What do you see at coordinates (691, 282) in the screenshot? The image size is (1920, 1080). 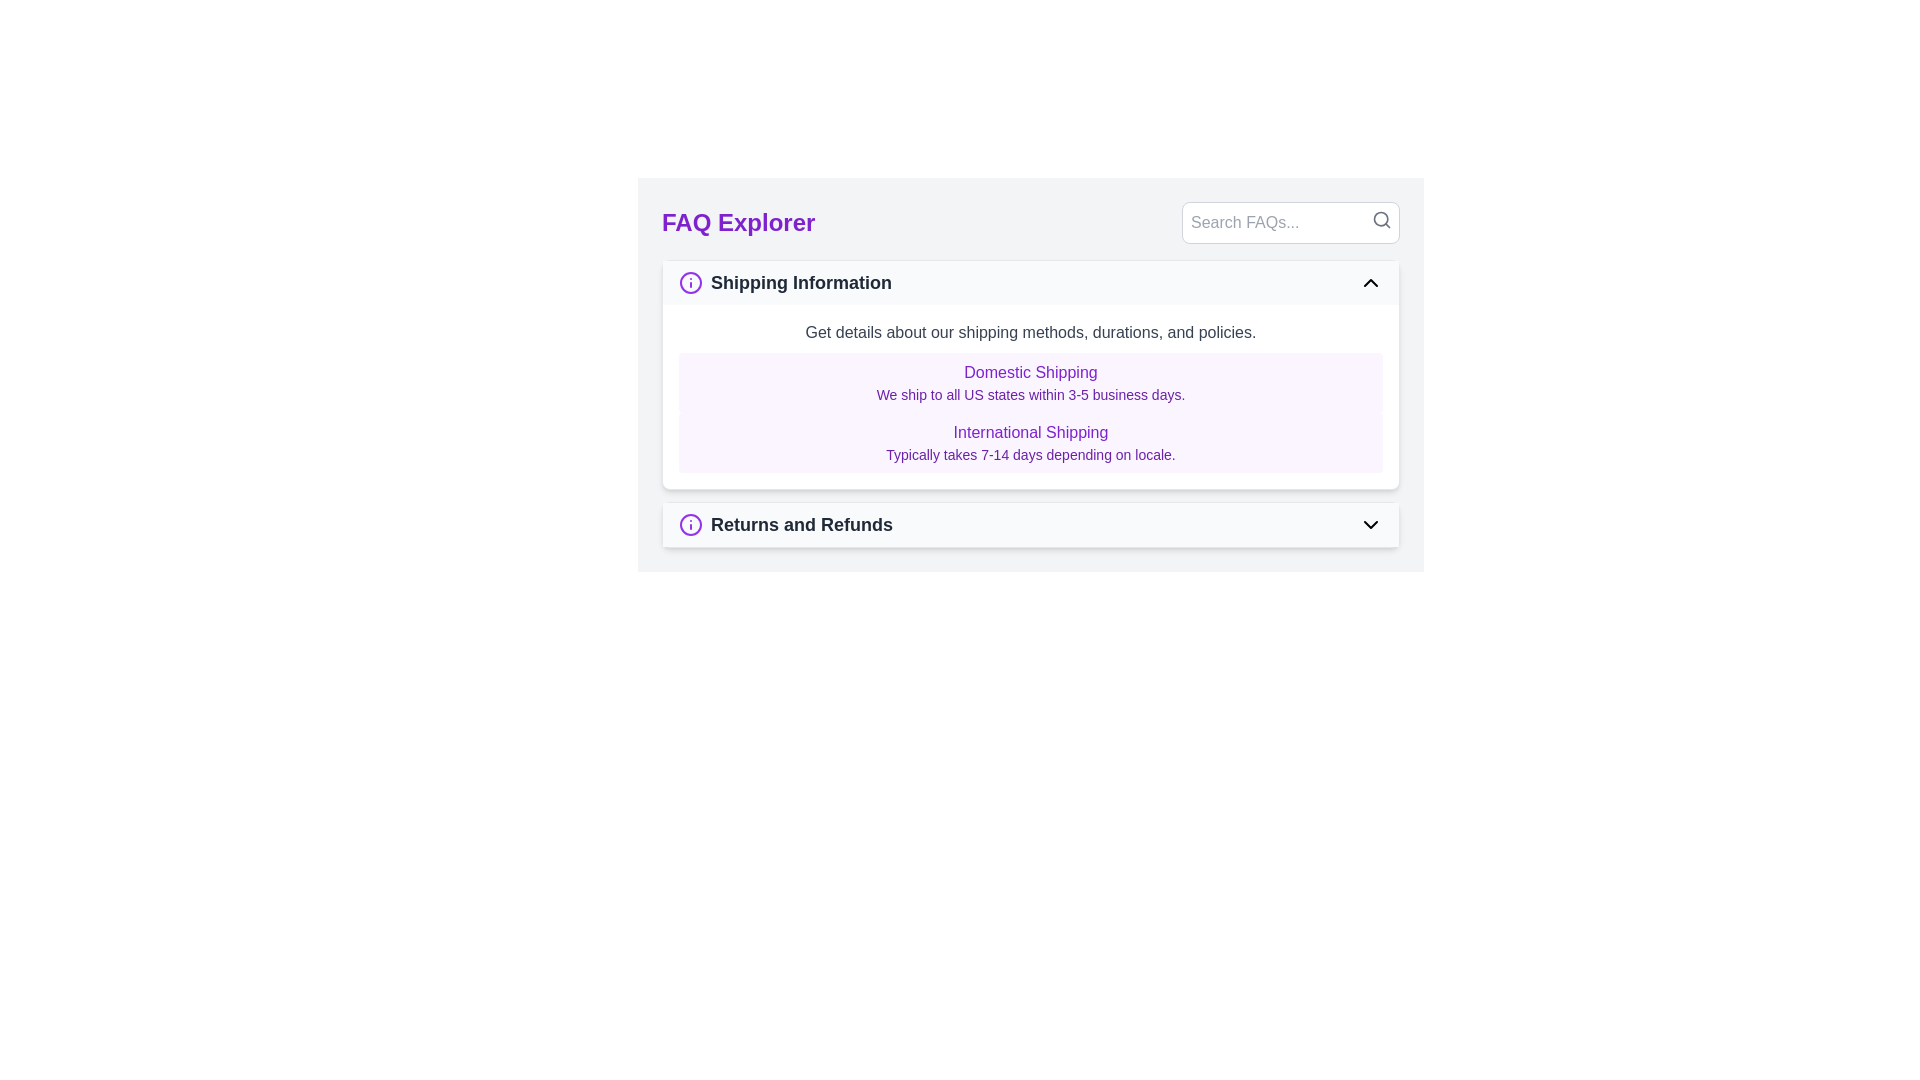 I see `the small circular purple icon located directly to the left of the 'Shipping Information' text in the header of the section` at bounding box center [691, 282].